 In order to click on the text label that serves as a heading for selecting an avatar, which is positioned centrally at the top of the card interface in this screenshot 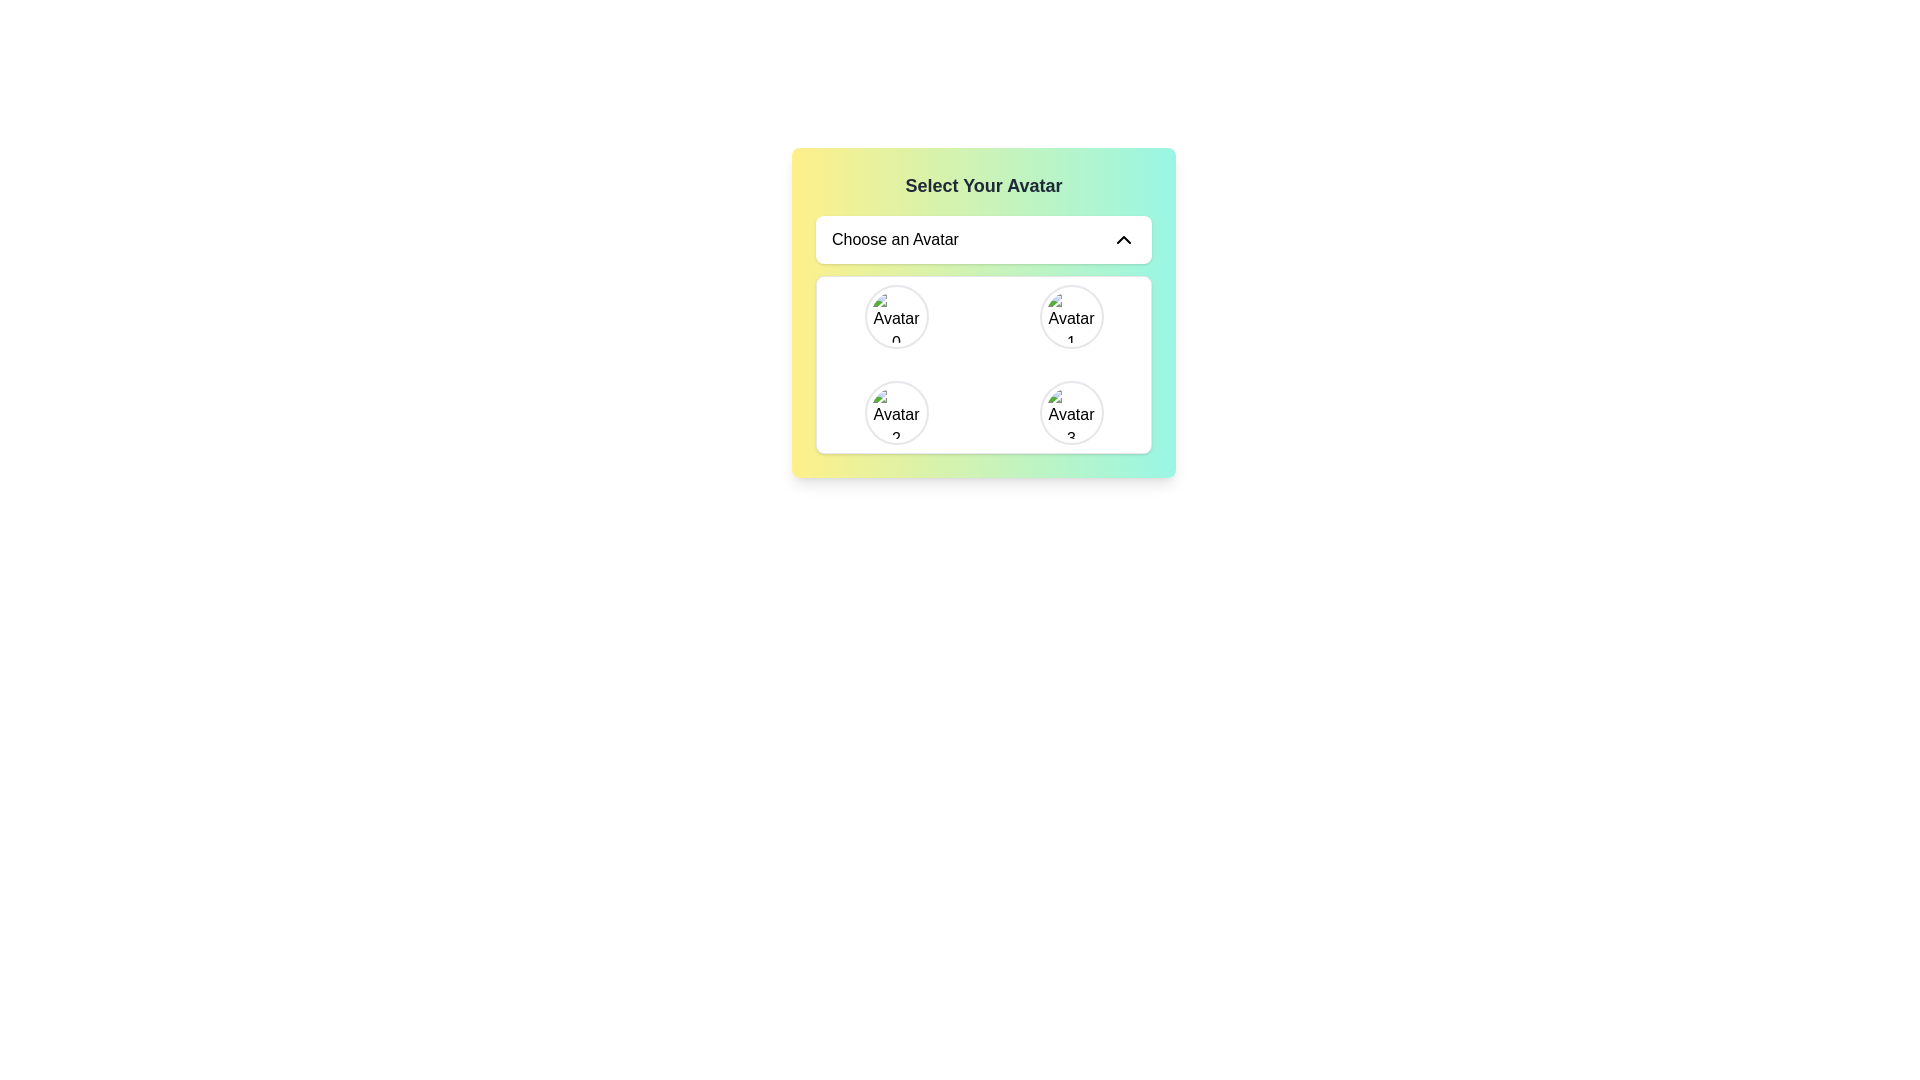, I will do `click(983, 185)`.